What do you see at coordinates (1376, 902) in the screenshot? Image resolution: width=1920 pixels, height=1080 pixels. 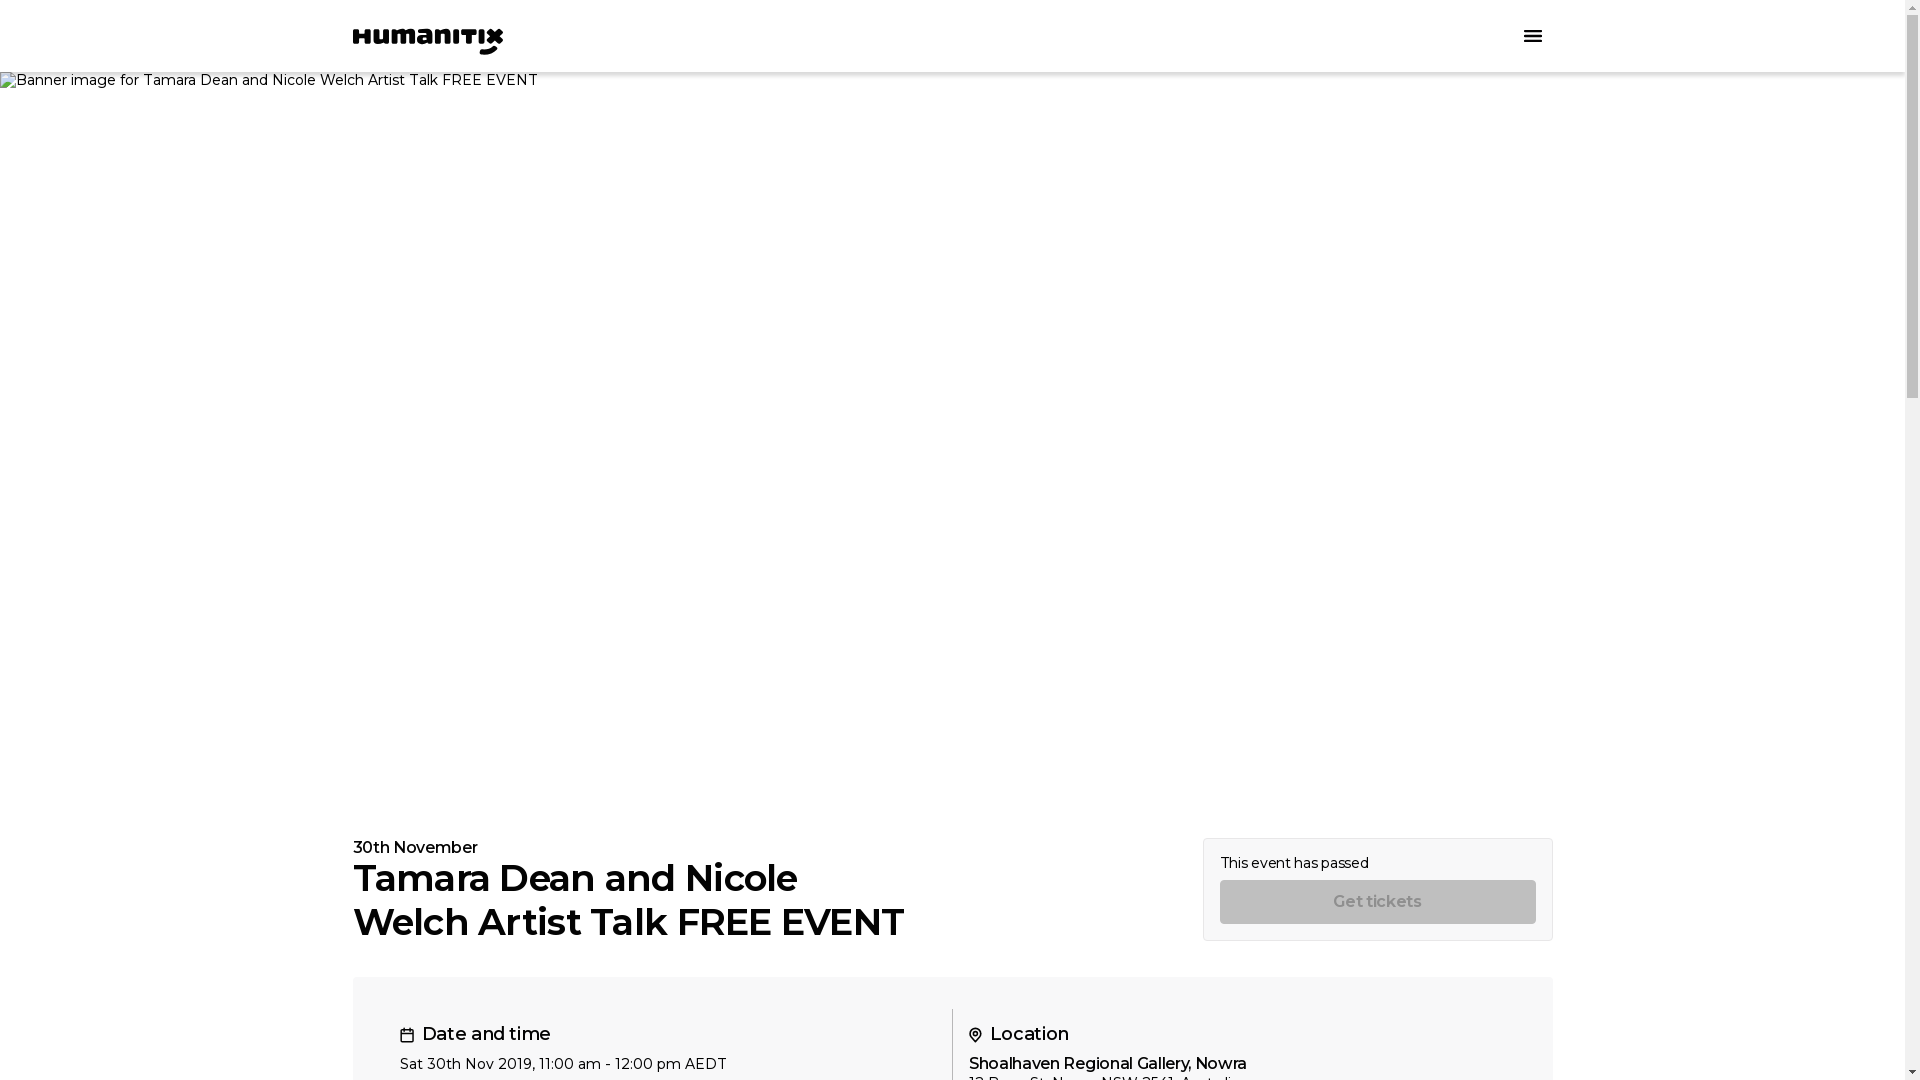 I see `'Get tickets'` at bounding box center [1376, 902].